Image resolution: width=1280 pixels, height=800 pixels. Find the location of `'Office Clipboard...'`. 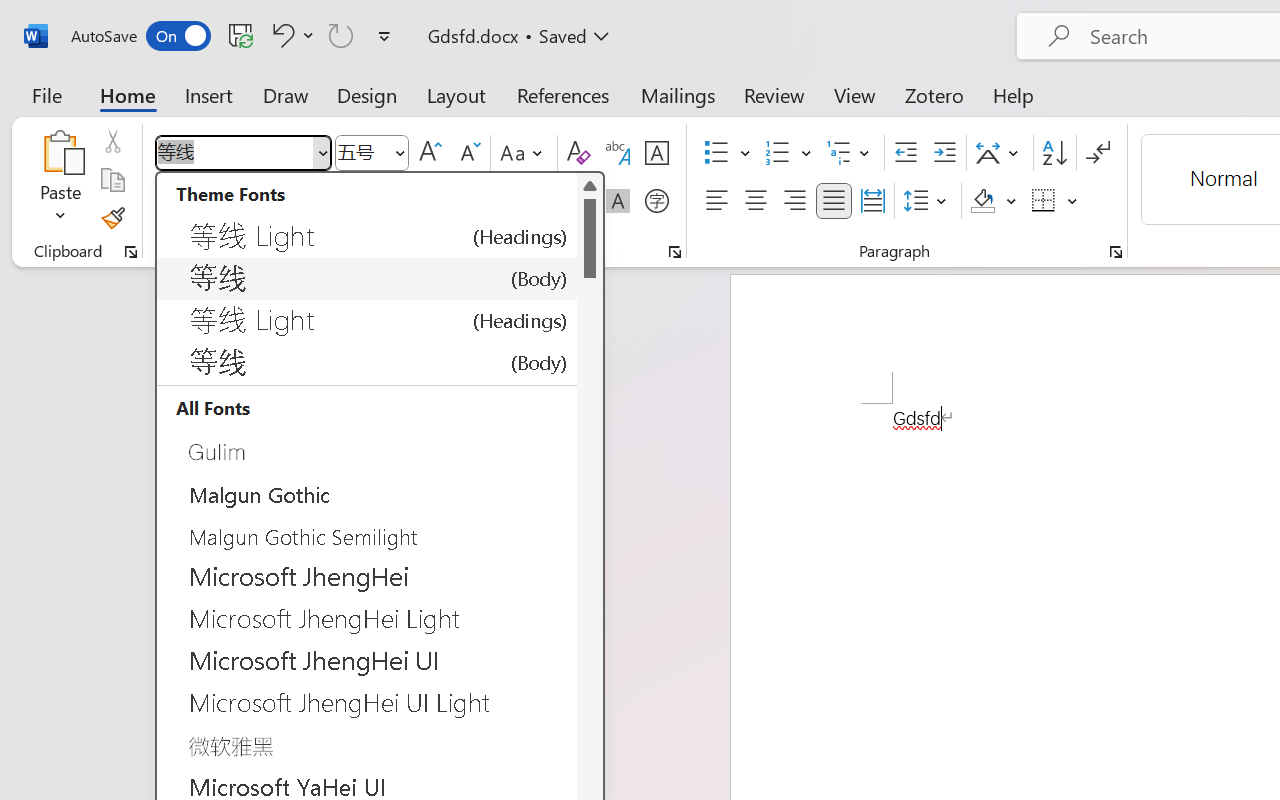

'Office Clipboard...' is located at coordinates (130, 251).